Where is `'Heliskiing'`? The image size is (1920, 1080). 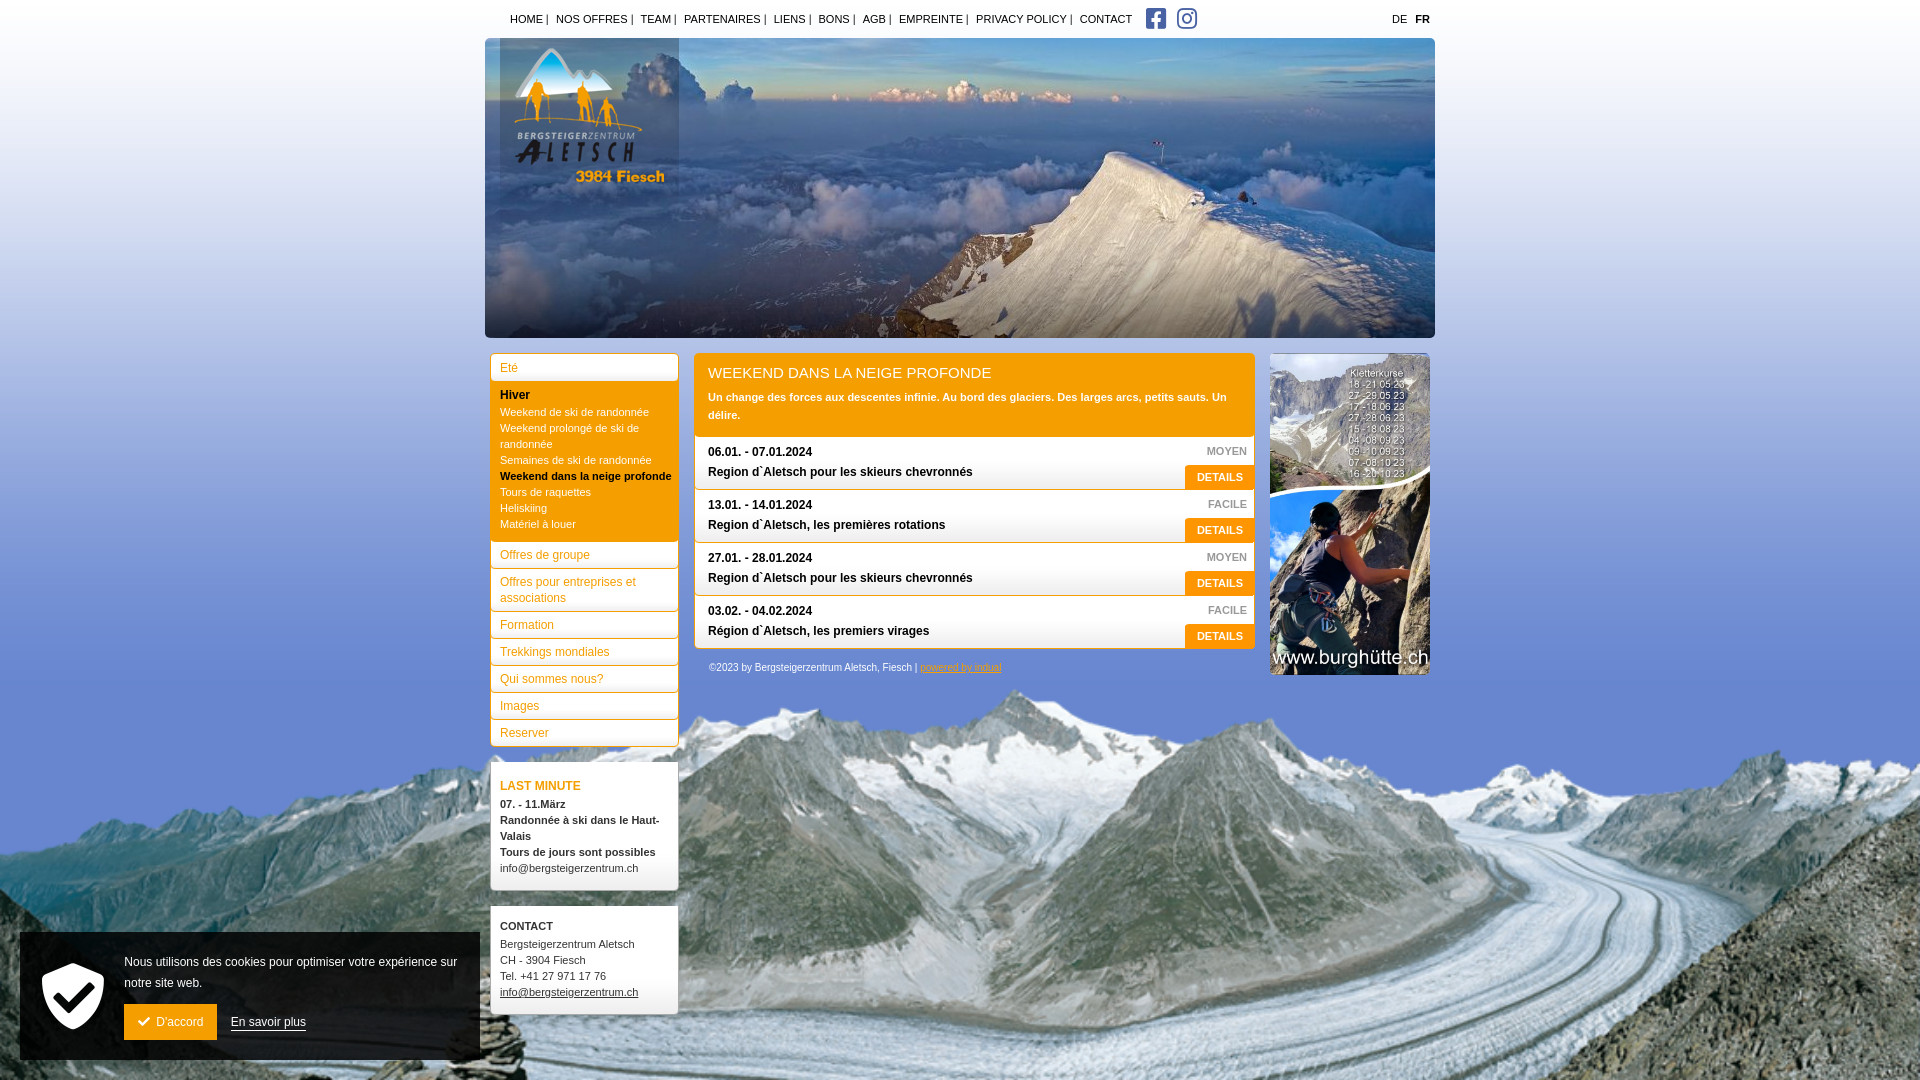
'Heliskiing' is located at coordinates (585, 507).